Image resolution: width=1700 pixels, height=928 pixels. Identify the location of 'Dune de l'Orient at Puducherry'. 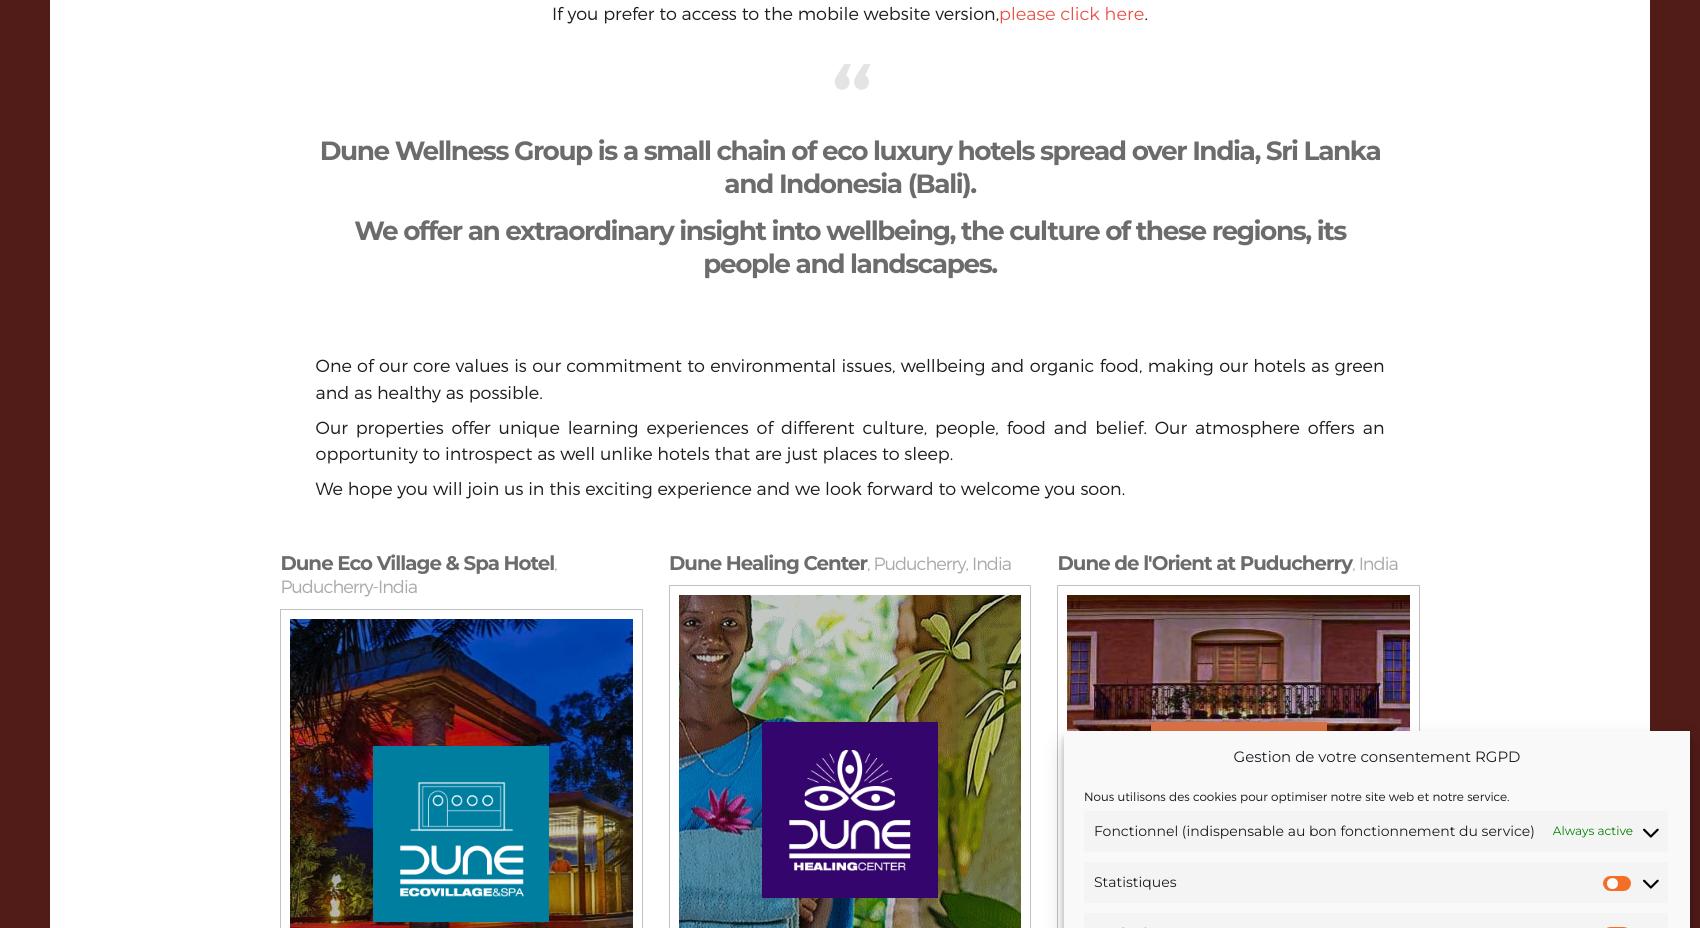
(1056, 562).